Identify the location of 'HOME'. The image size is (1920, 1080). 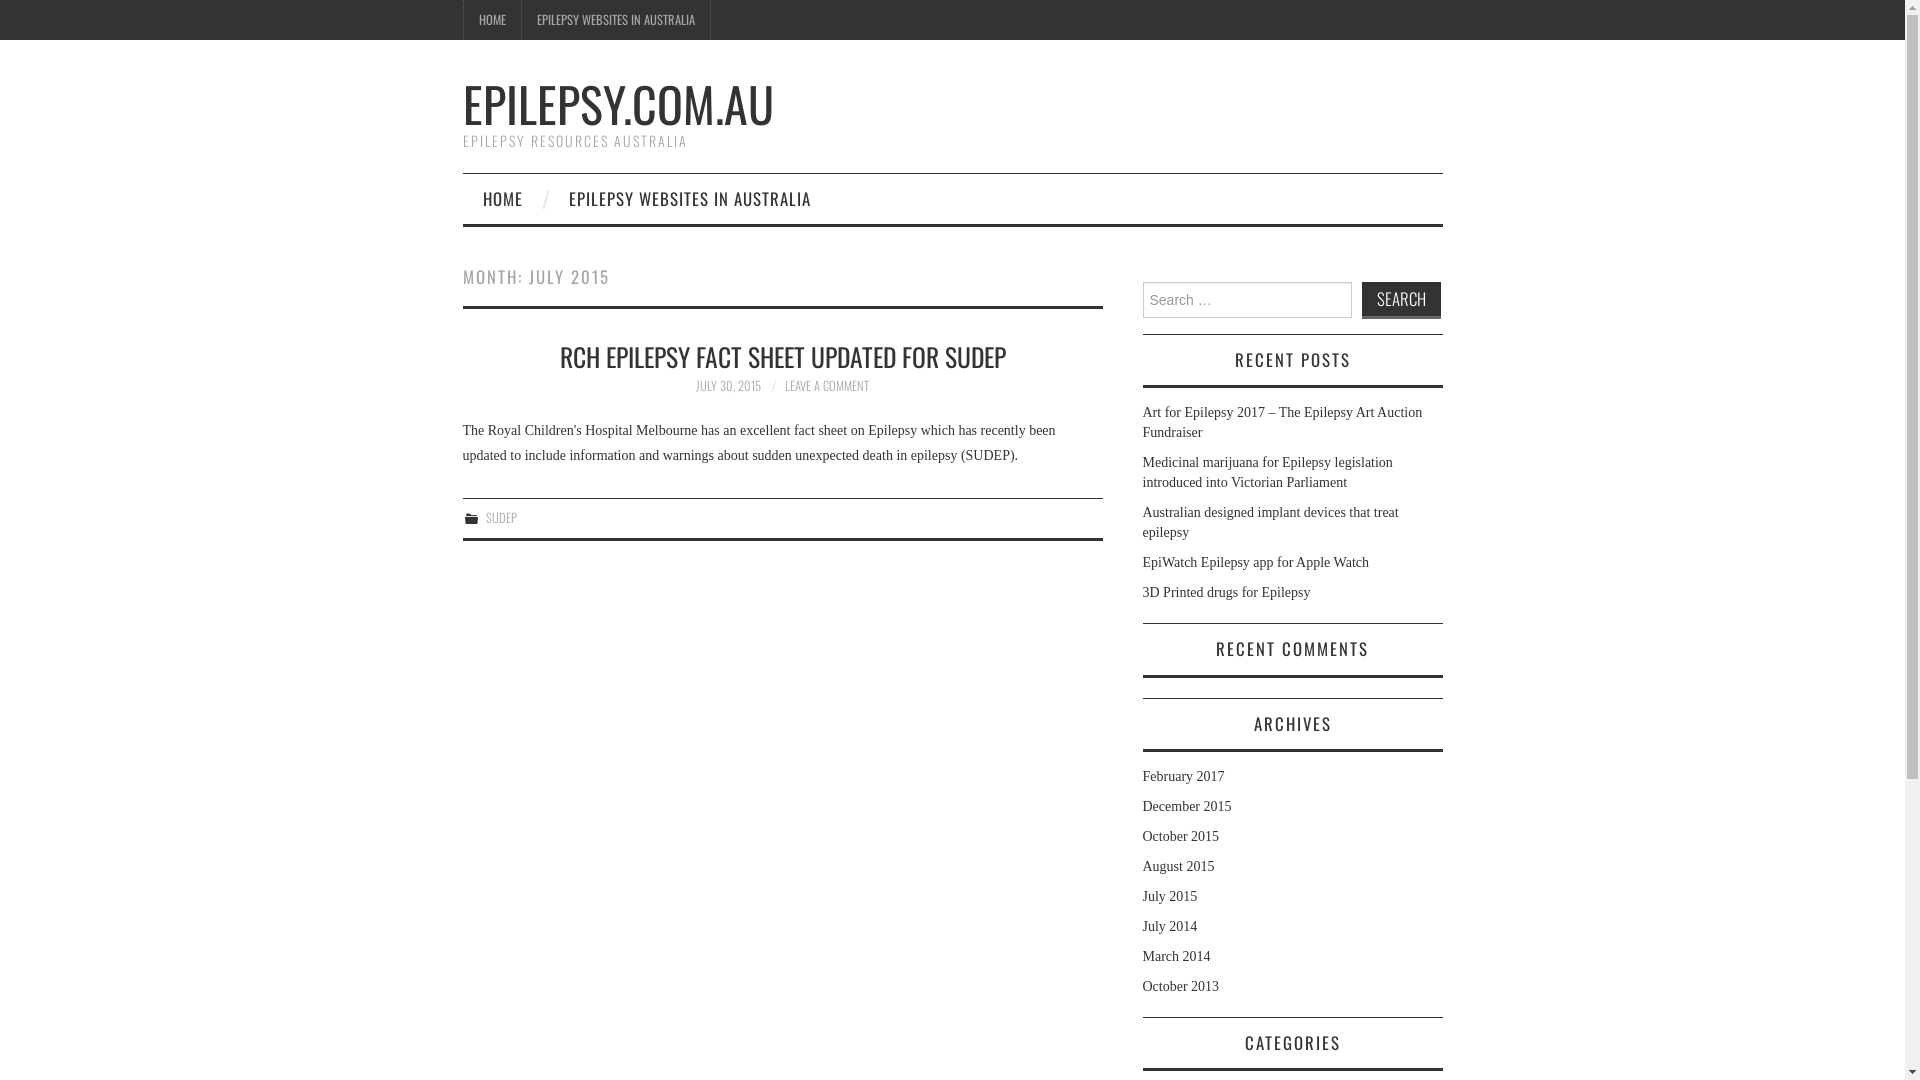
(492, 19).